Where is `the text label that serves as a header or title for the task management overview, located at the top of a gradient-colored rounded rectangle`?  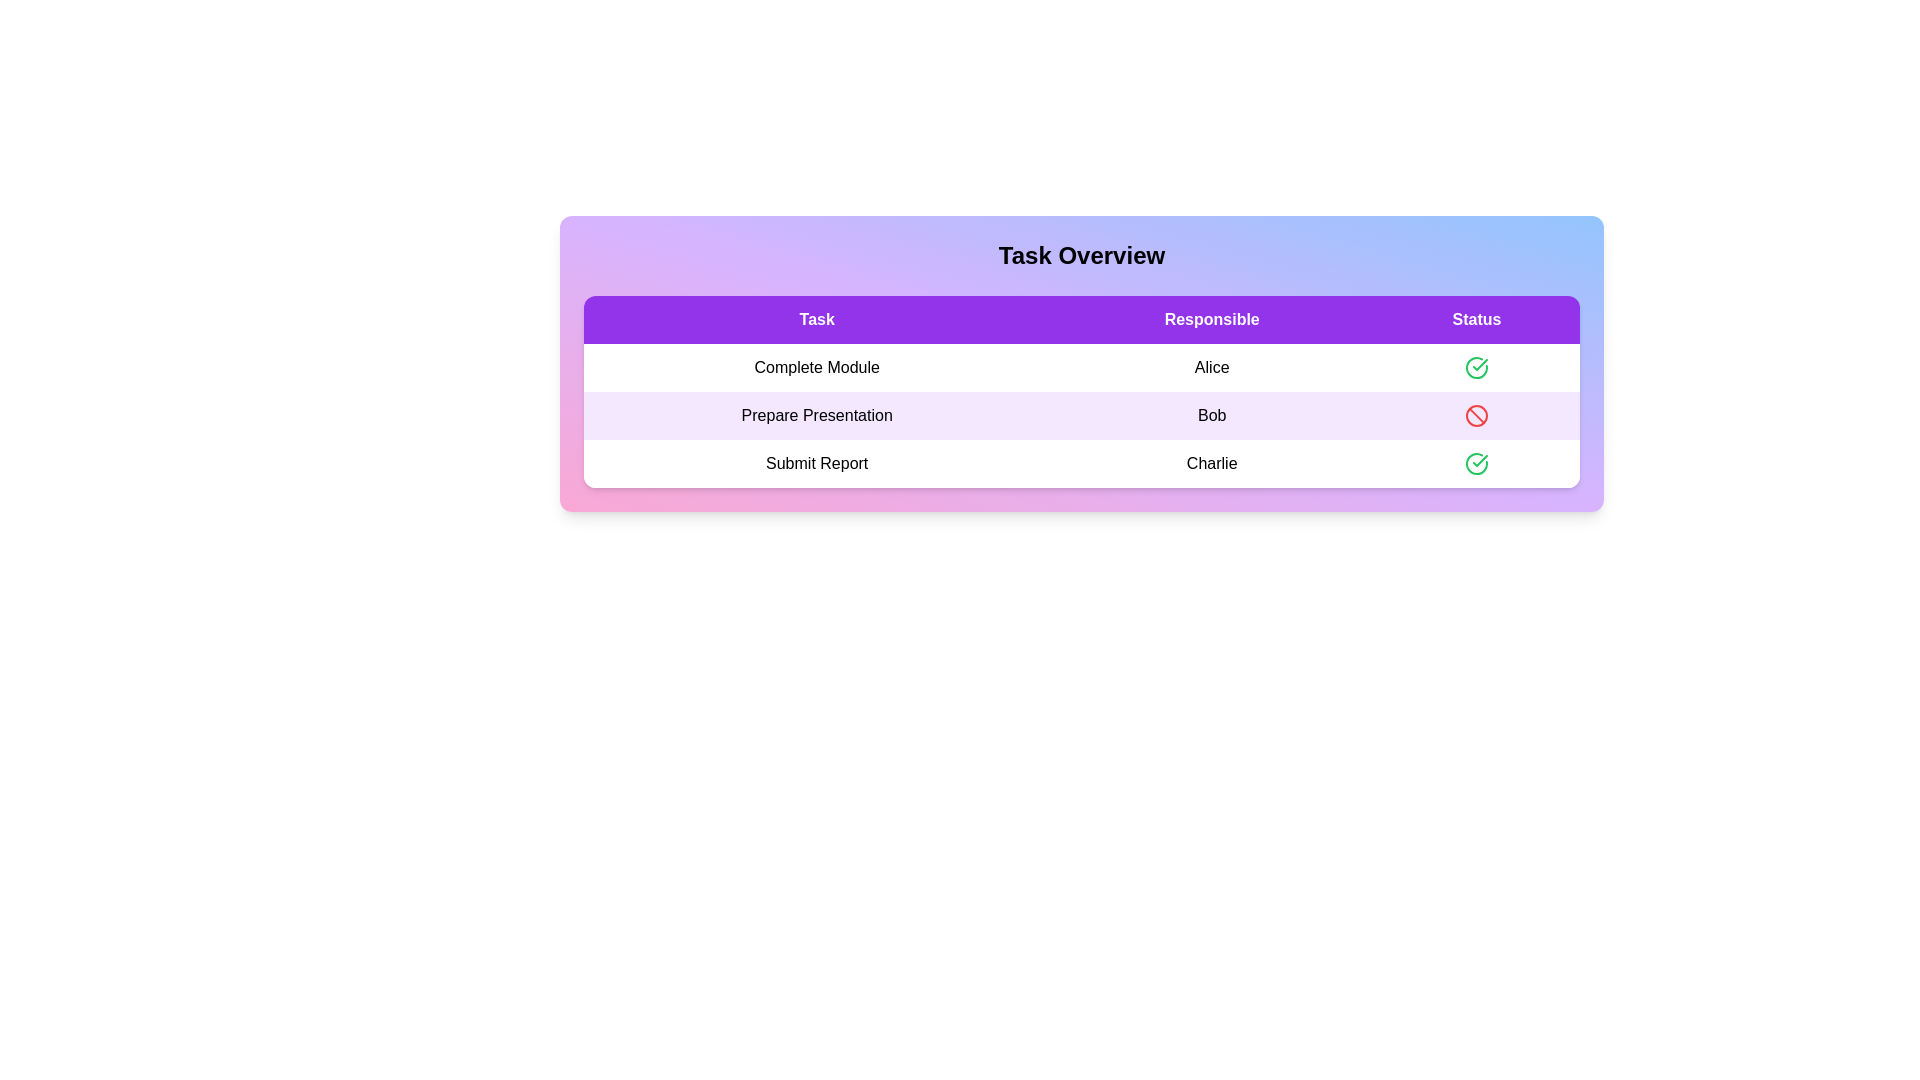
the text label that serves as a header or title for the task management overview, located at the top of a gradient-colored rounded rectangle is located at coordinates (1080, 254).